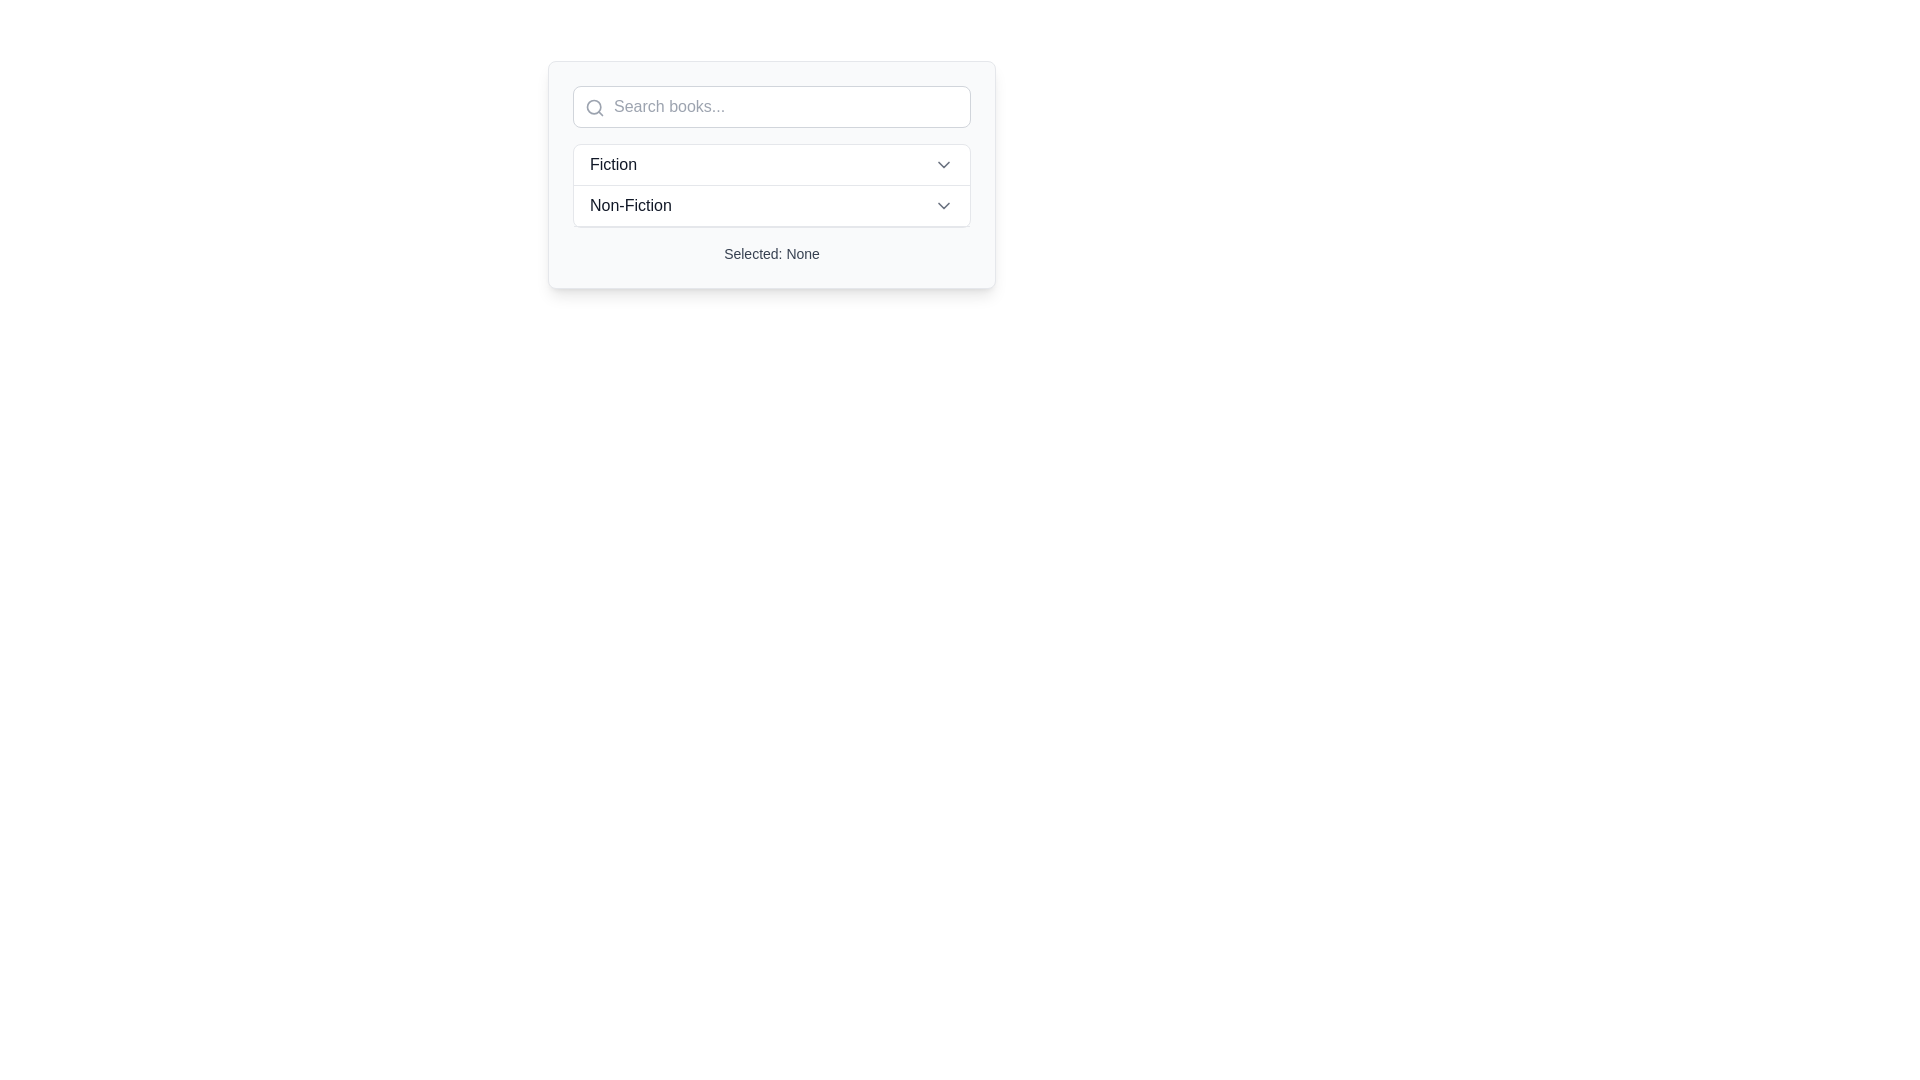 The height and width of the screenshot is (1080, 1920). Describe the element at coordinates (771, 205) in the screenshot. I see `the 'Non-Fiction' dropdown menu item, which is the second option in the dropdown list of book categories` at that location.